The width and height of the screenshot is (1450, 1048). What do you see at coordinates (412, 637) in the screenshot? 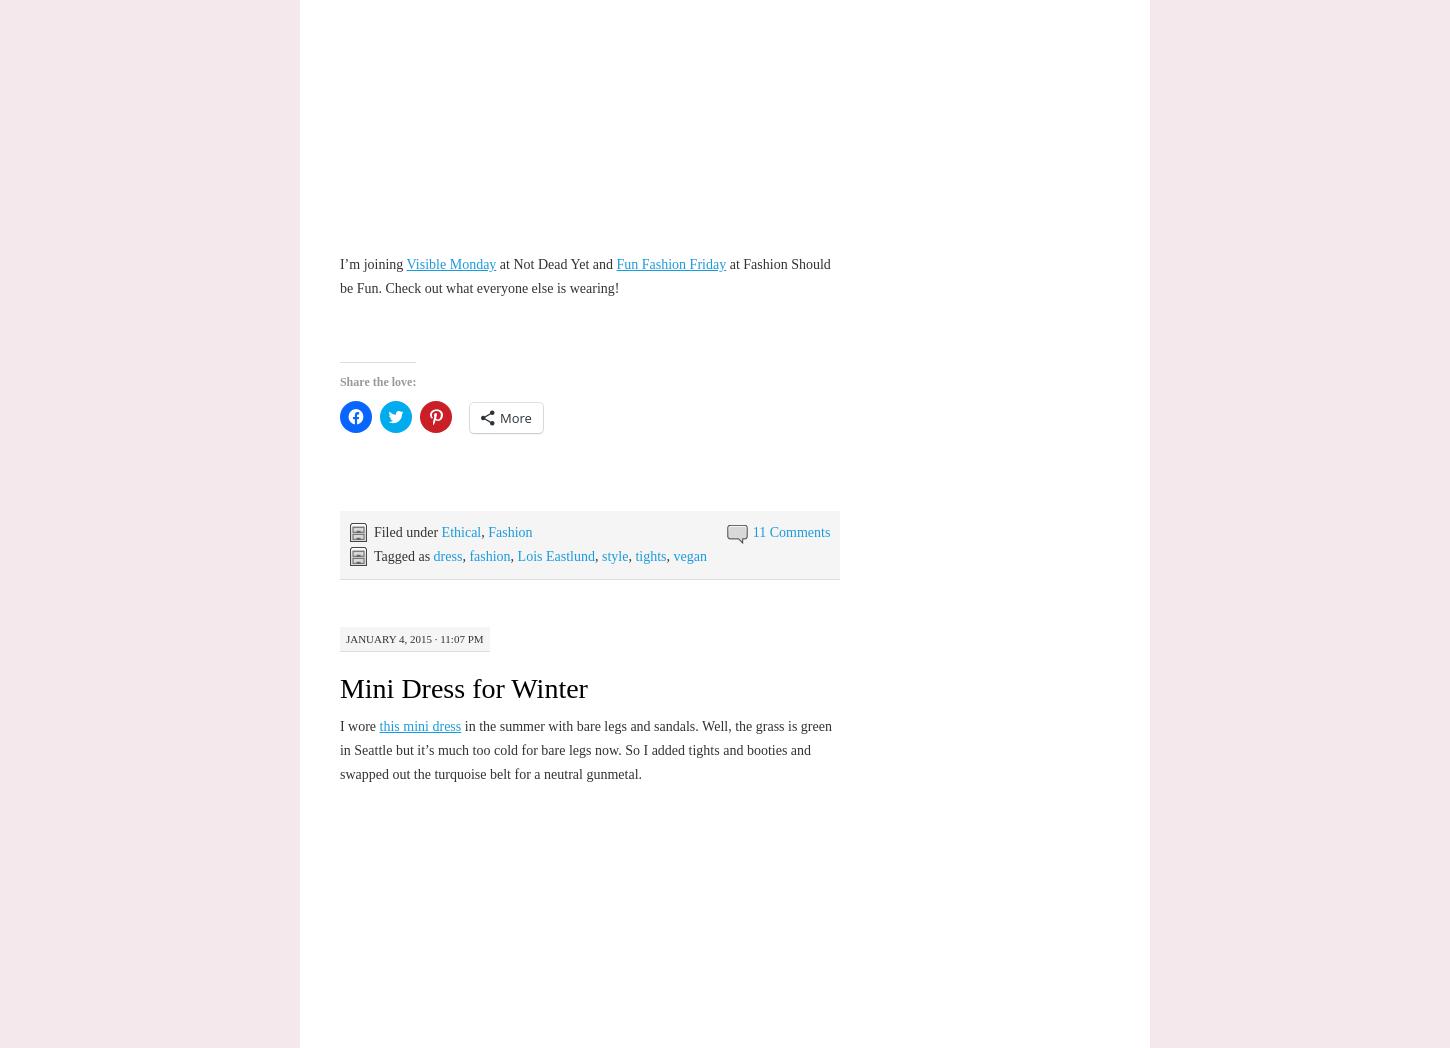
I see `'January 4, 2015 · 11:07 pm'` at bounding box center [412, 637].